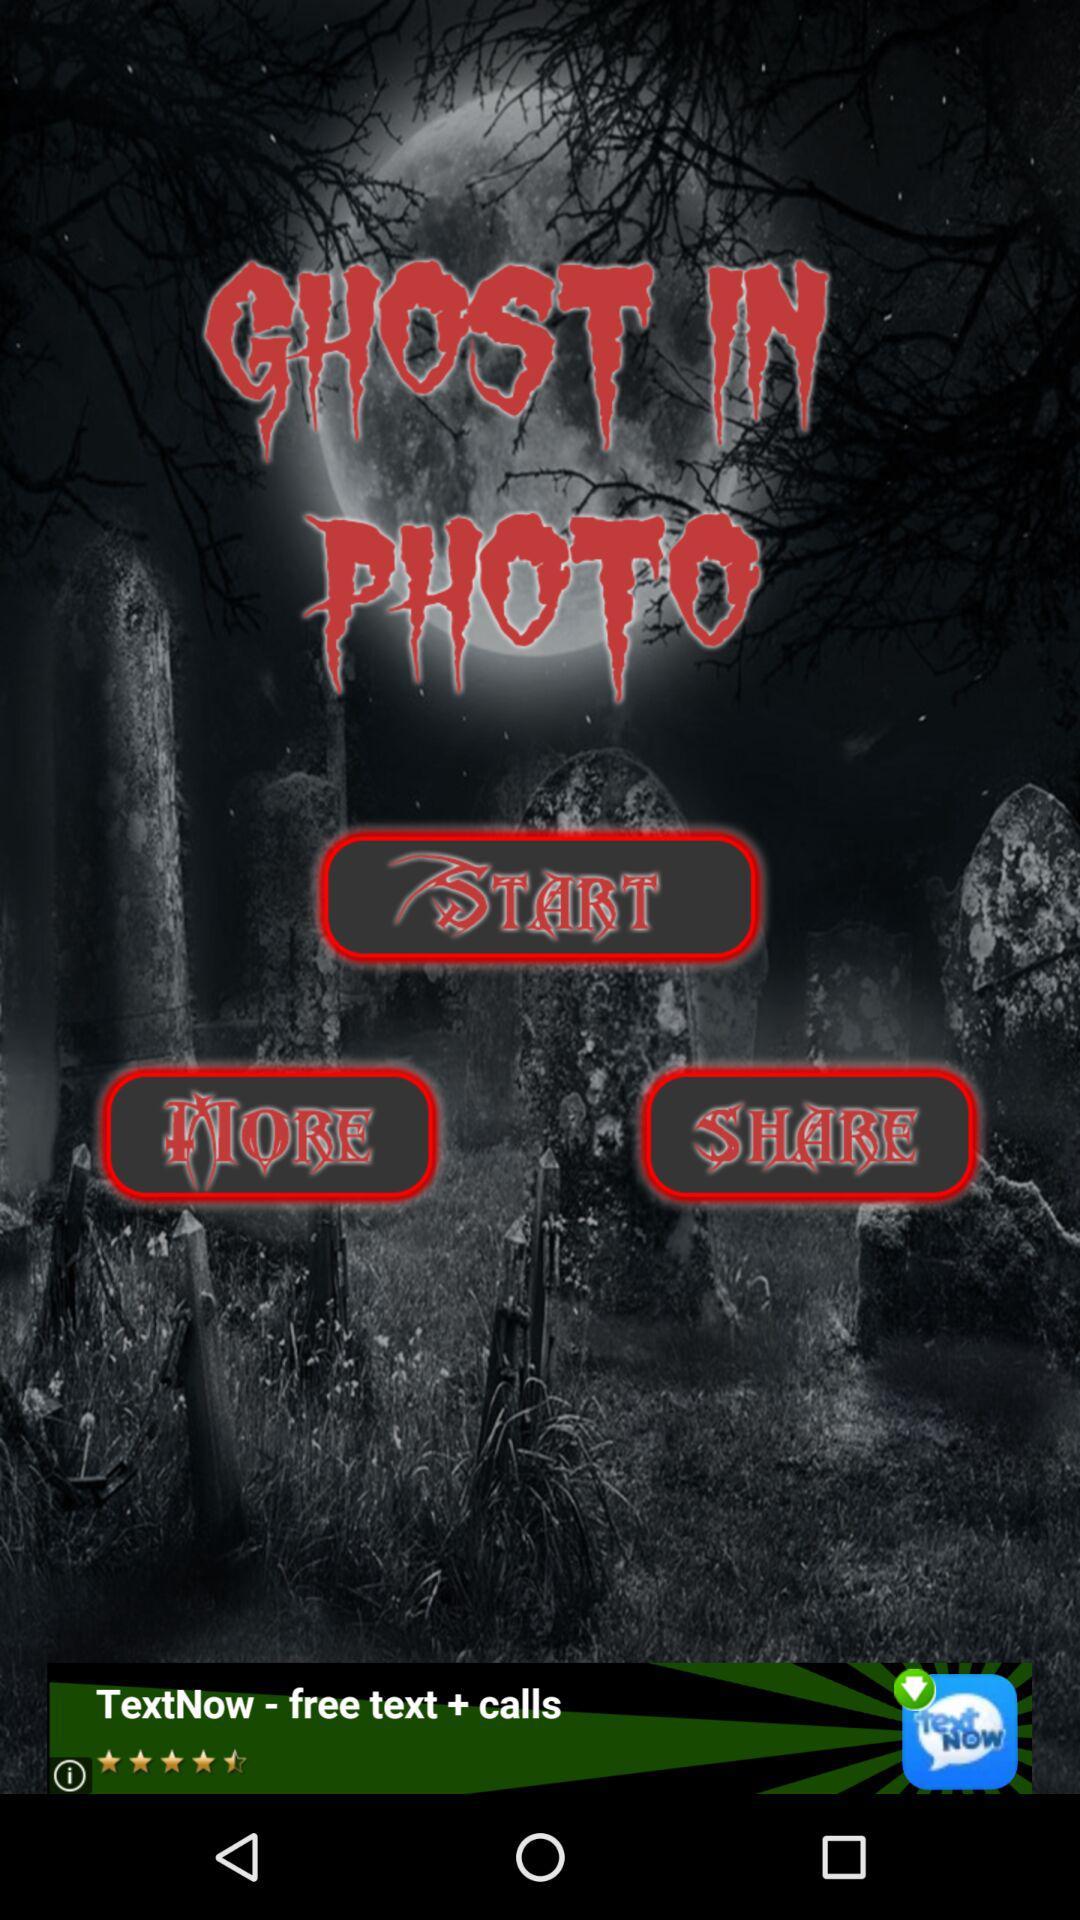 This screenshot has width=1080, height=1920. I want to click on open advertisement, so click(538, 1727).